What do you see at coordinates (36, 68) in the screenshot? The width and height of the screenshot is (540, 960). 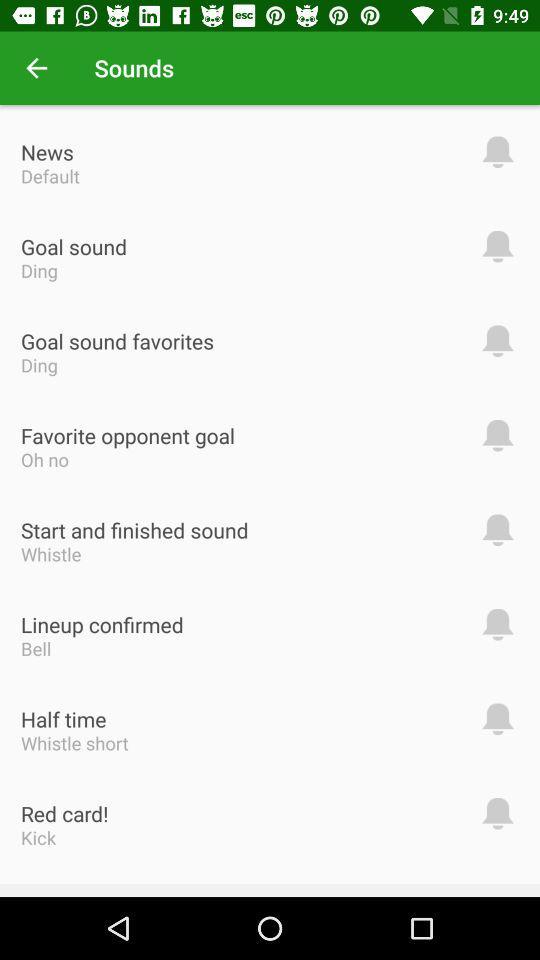 I see `the icon above the news icon` at bounding box center [36, 68].